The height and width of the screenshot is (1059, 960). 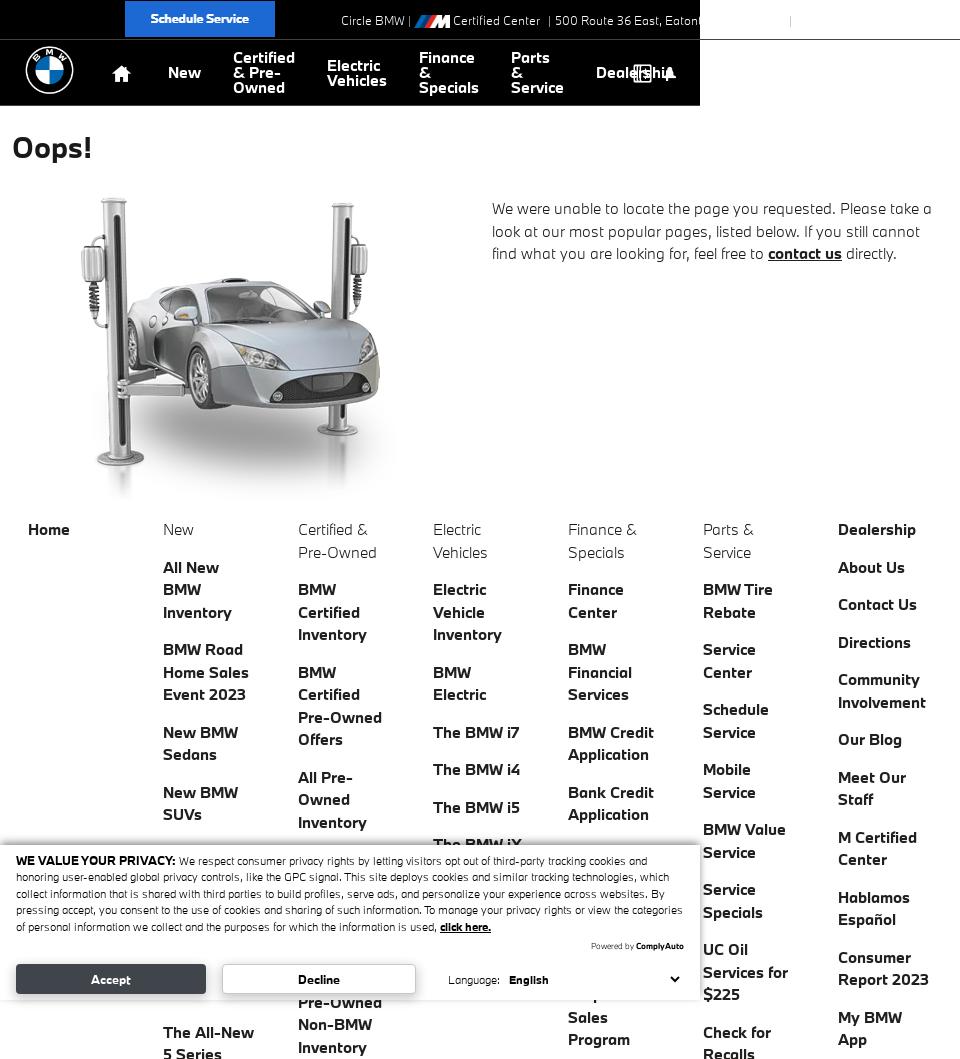 I want to click on 'All Pre-Owned Inventory', so click(x=332, y=797).